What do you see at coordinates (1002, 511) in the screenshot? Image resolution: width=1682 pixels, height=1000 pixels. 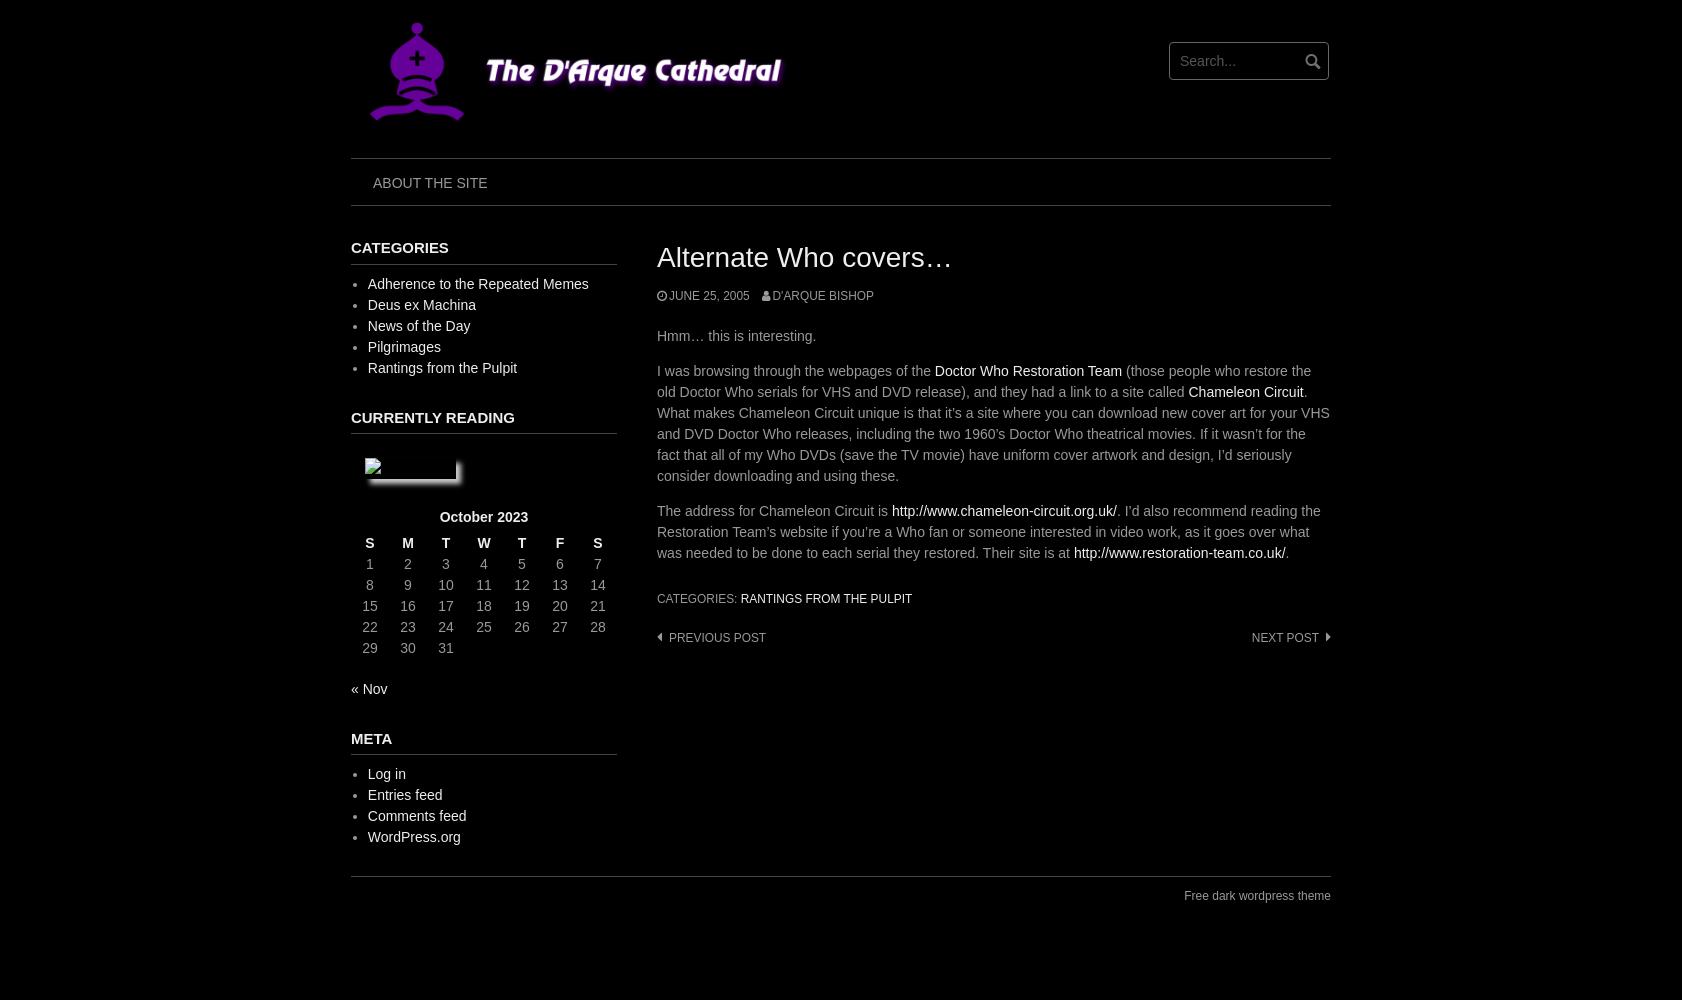 I see `'http://www.chameleon-circuit.org.uk/'` at bounding box center [1002, 511].